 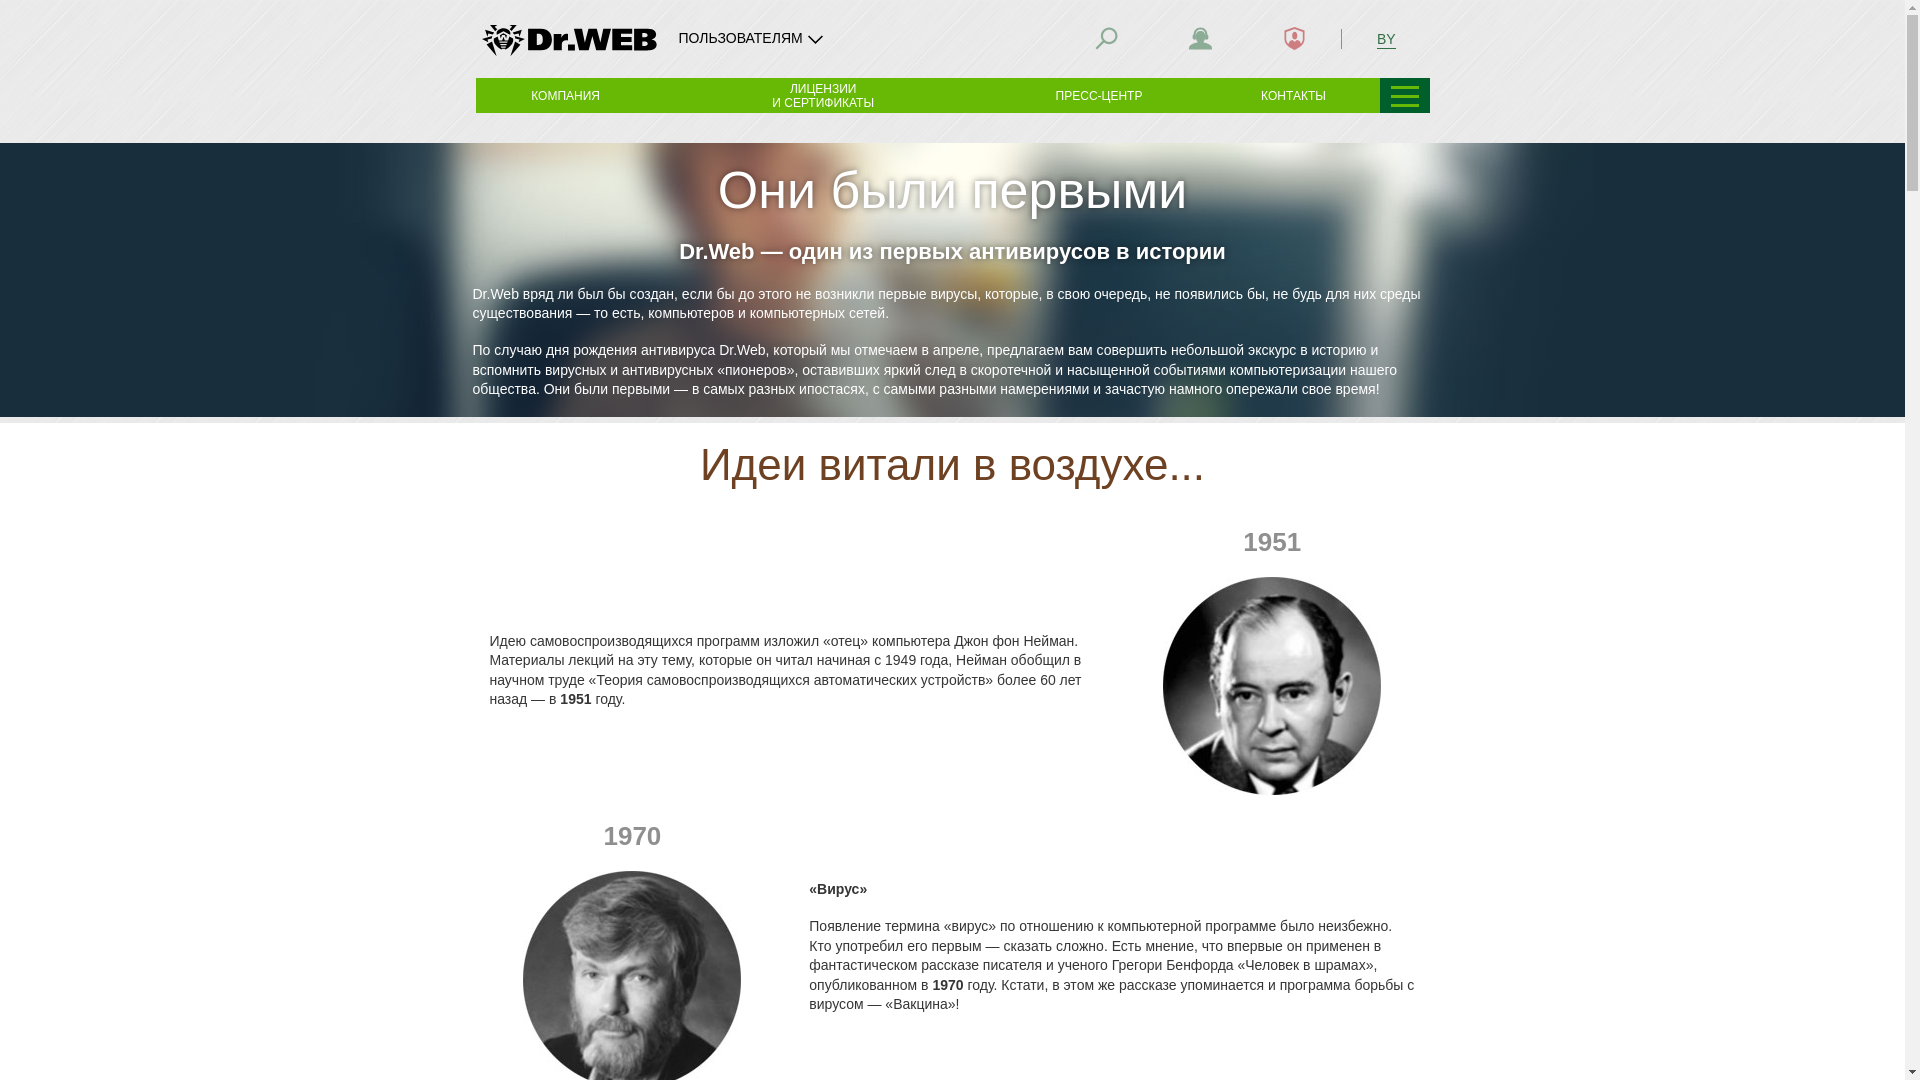 I want to click on 'BY', so click(x=1385, y=38).